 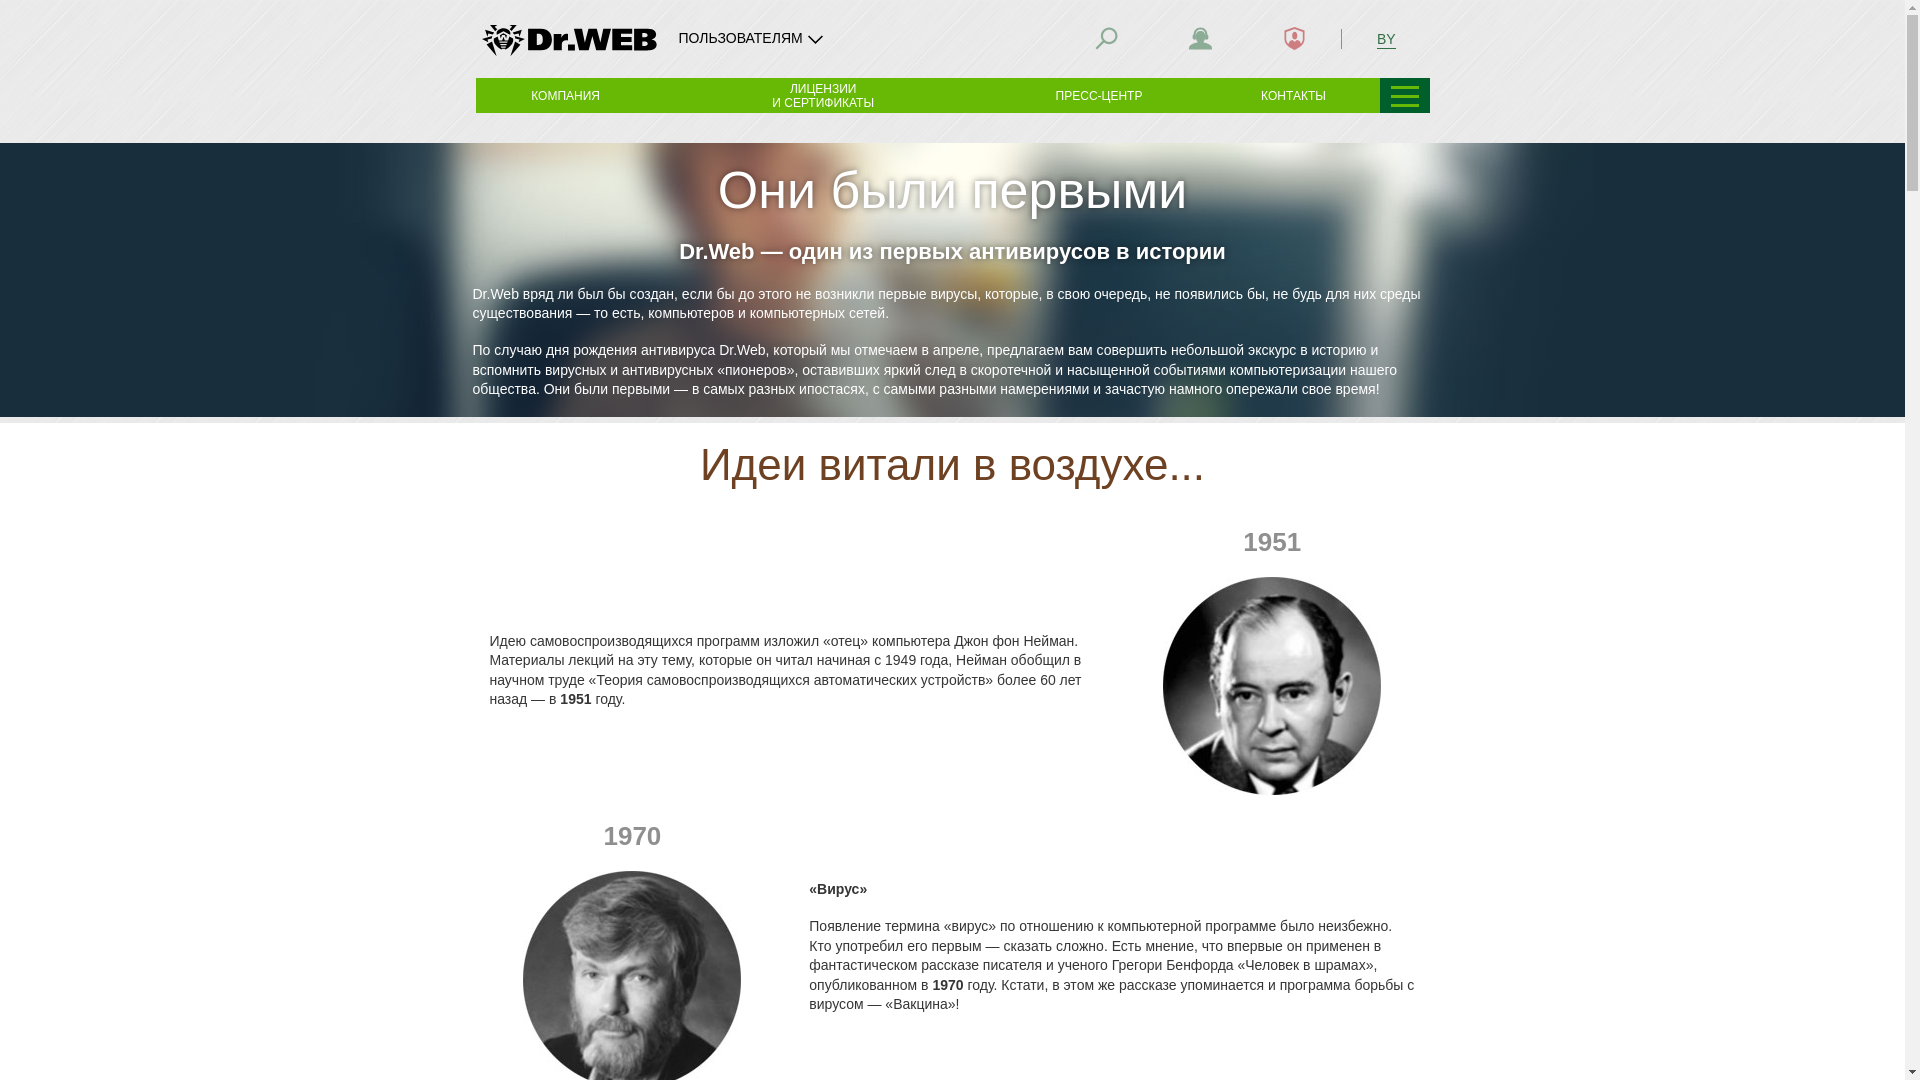 I want to click on 'BY', so click(x=1385, y=38).